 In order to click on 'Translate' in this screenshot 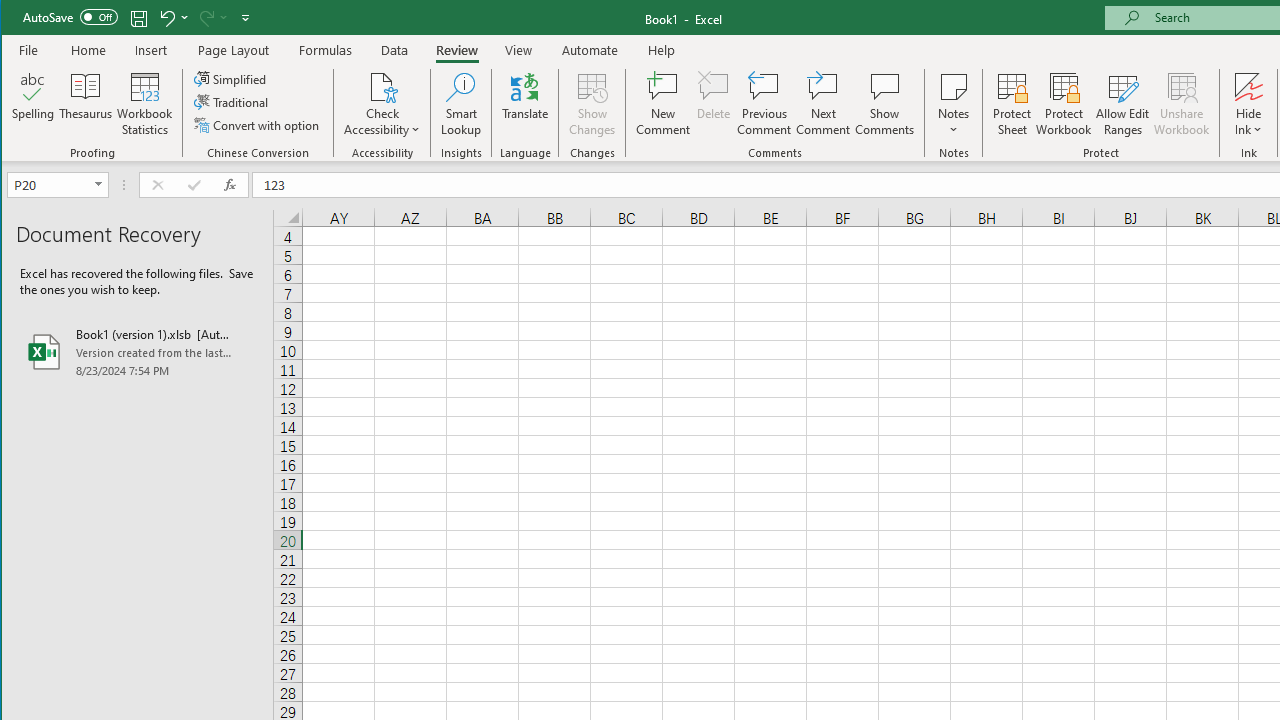, I will do `click(525, 104)`.